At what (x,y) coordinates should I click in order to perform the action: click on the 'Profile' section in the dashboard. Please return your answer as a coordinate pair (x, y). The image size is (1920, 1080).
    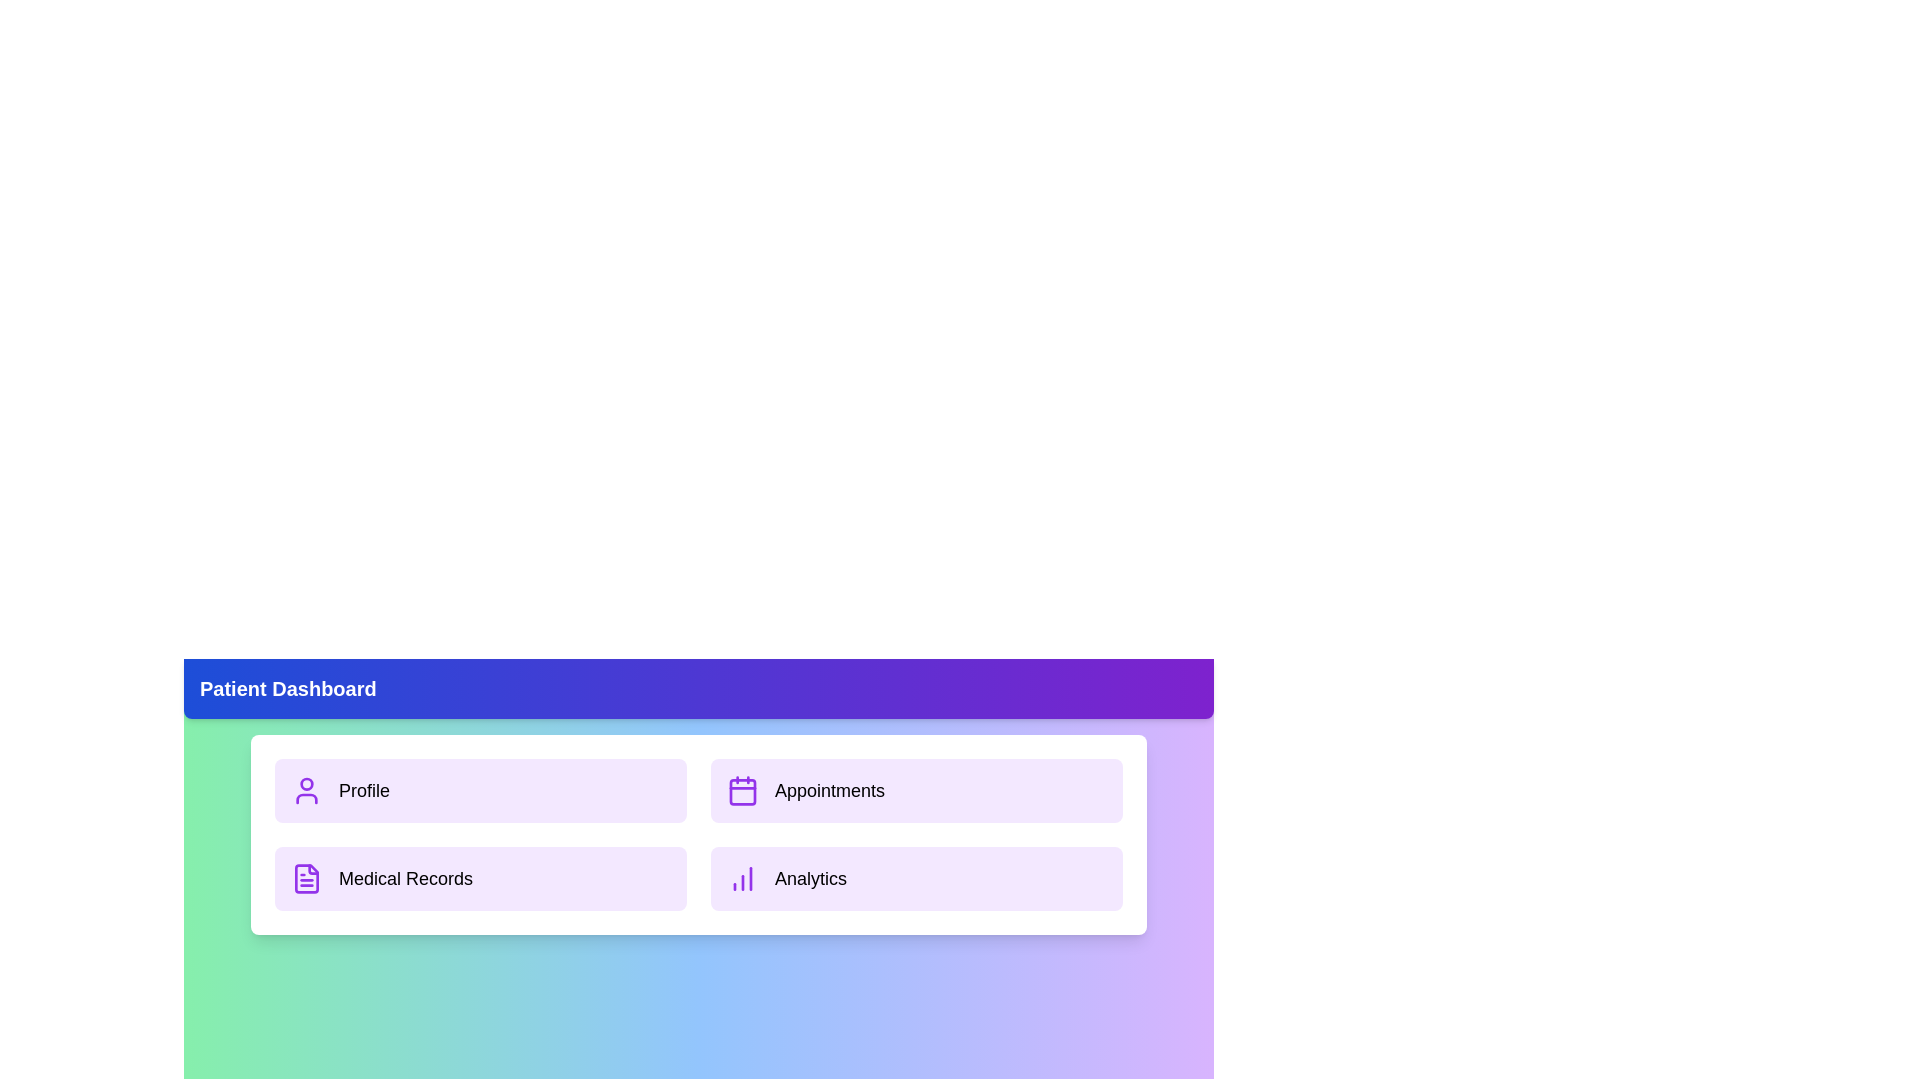
    Looking at the image, I should click on (480, 789).